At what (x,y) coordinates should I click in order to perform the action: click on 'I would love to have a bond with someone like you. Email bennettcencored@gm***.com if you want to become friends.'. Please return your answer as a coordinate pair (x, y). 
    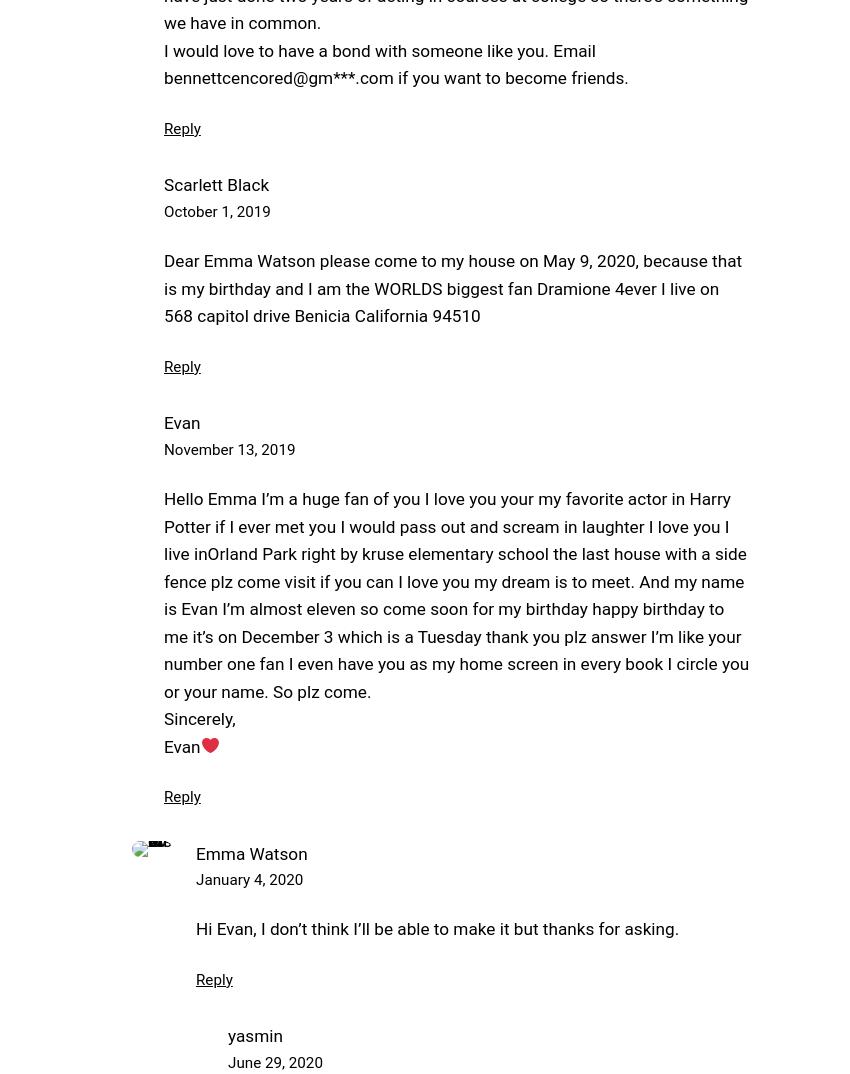
    Looking at the image, I should click on (396, 64).